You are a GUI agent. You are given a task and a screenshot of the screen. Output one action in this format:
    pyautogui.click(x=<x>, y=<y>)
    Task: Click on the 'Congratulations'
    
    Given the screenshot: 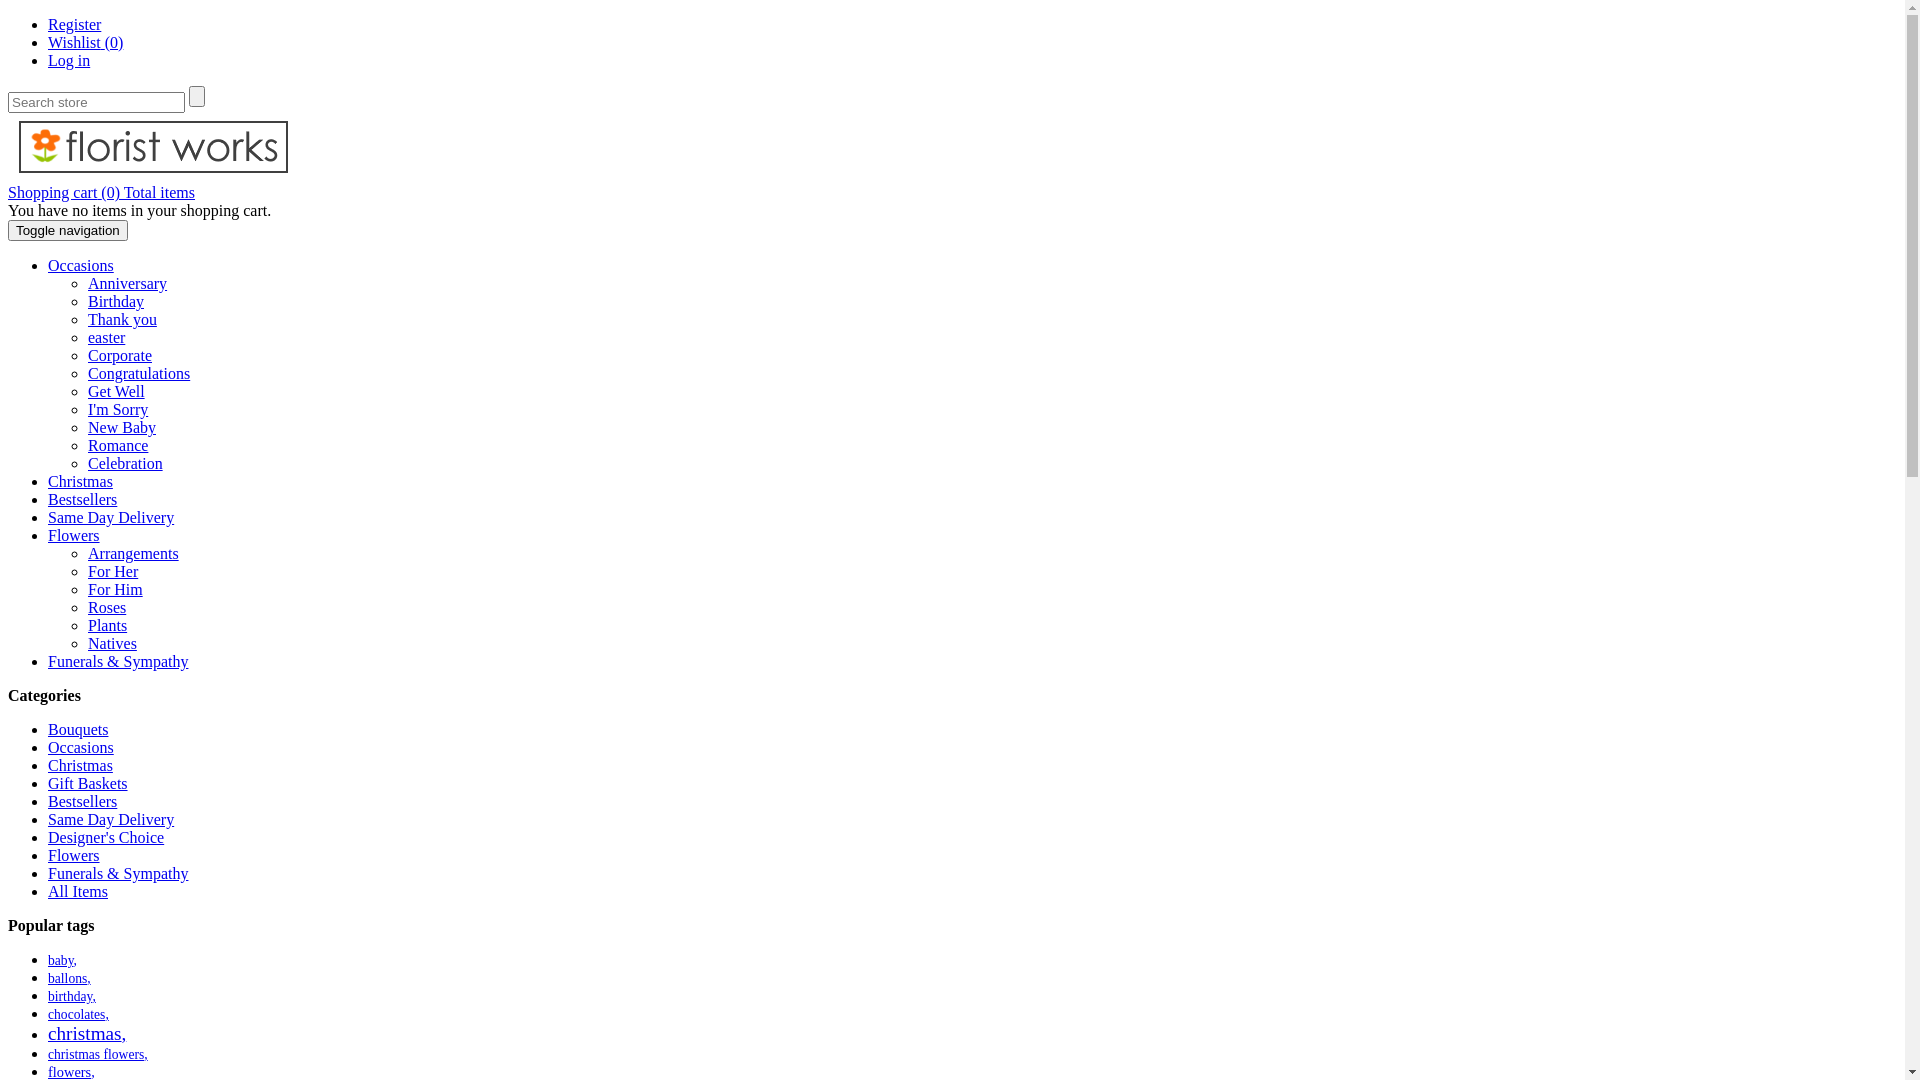 What is the action you would take?
    pyautogui.click(x=86, y=373)
    